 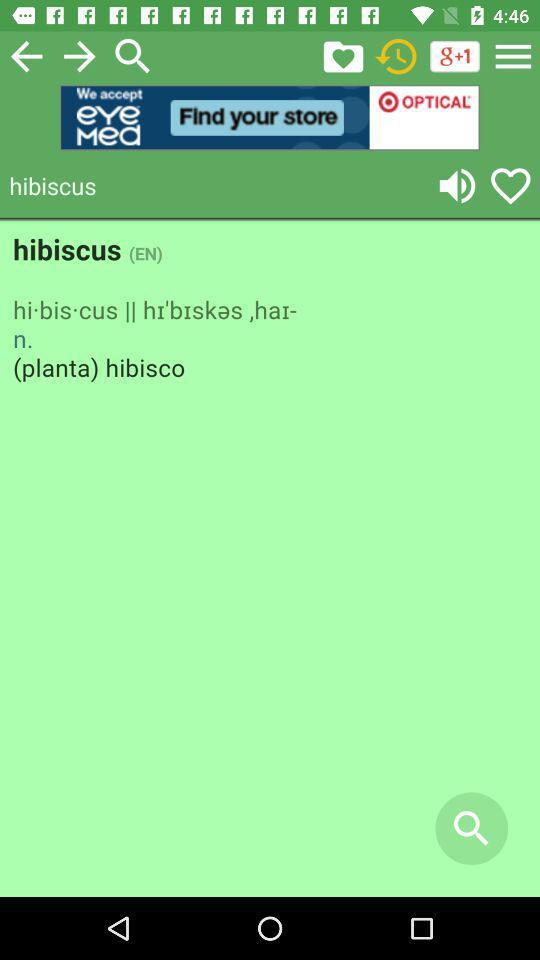 What do you see at coordinates (457, 185) in the screenshot?
I see `hear pronunciation` at bounding box center [457, 185].